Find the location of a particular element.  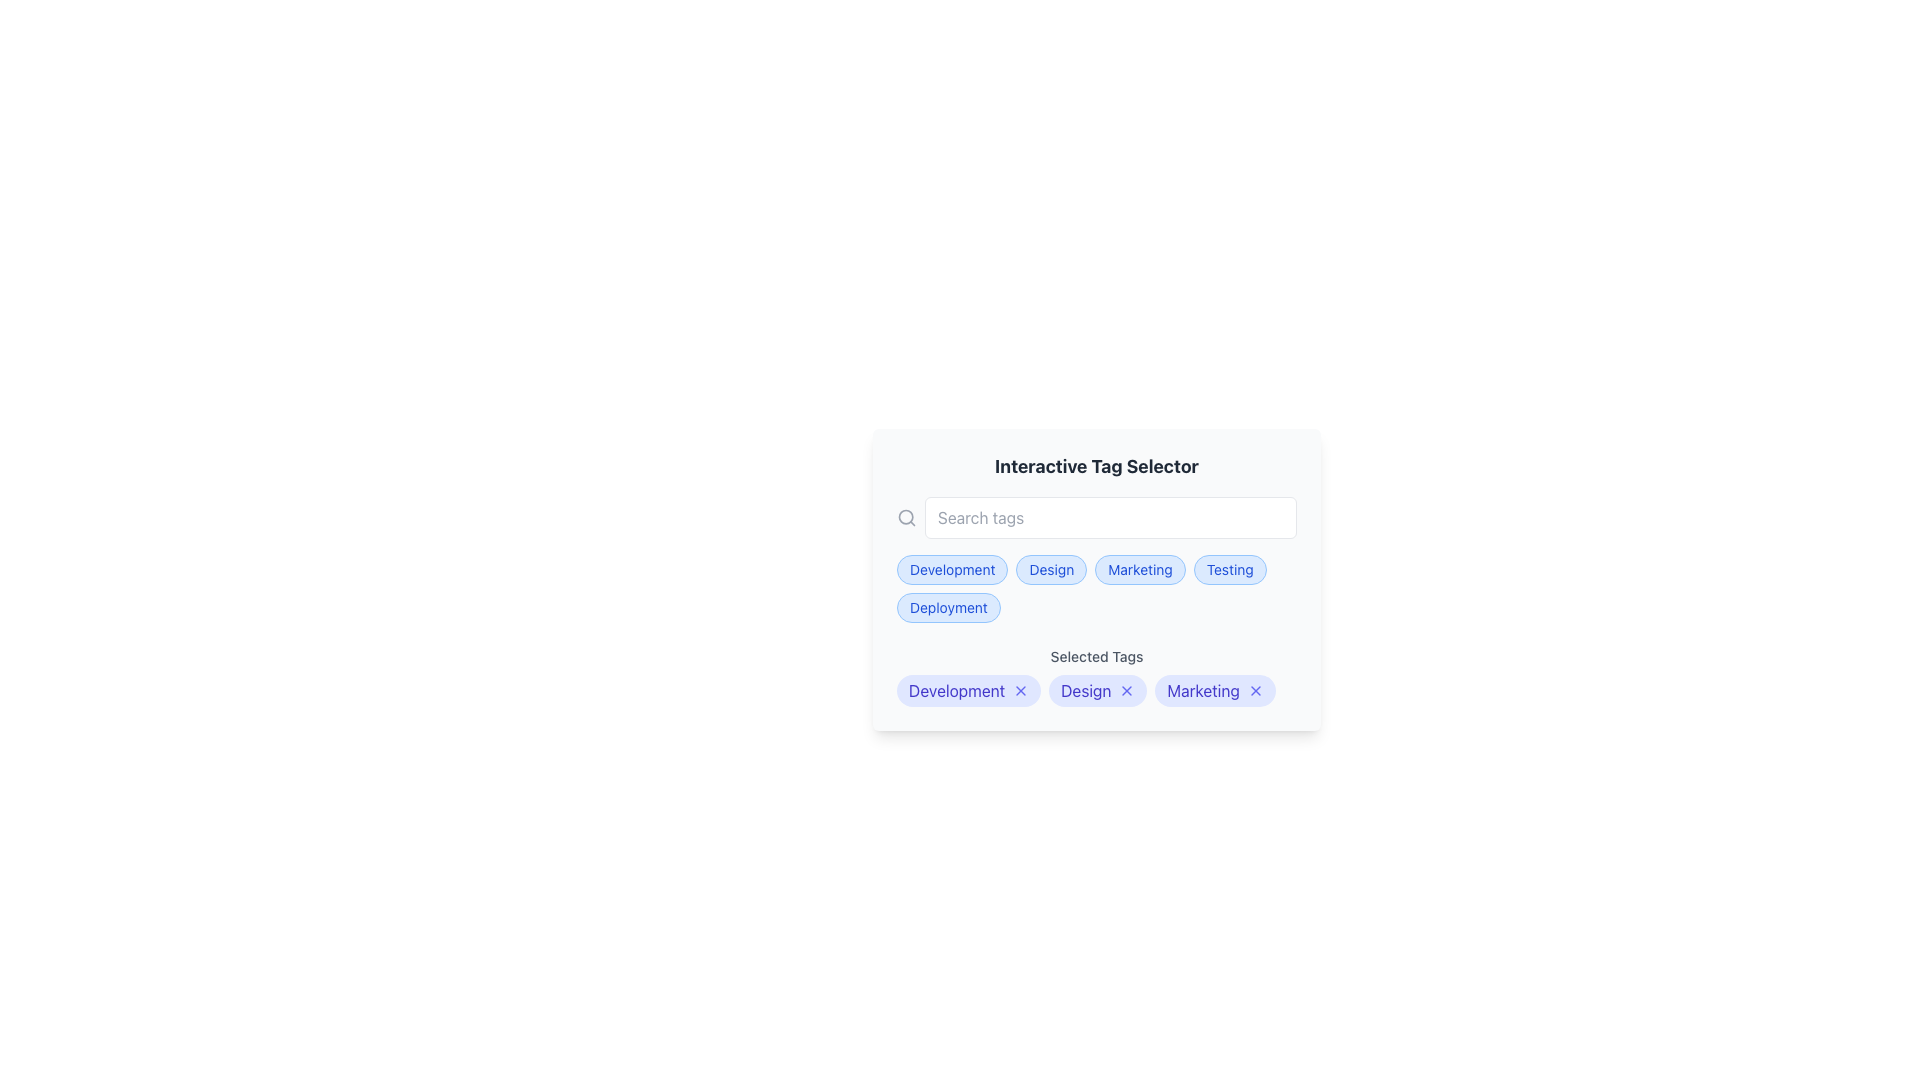

the 'Remove Marketing' button located in the 'Selected Tags' section is located at coordinates (1254, 689).